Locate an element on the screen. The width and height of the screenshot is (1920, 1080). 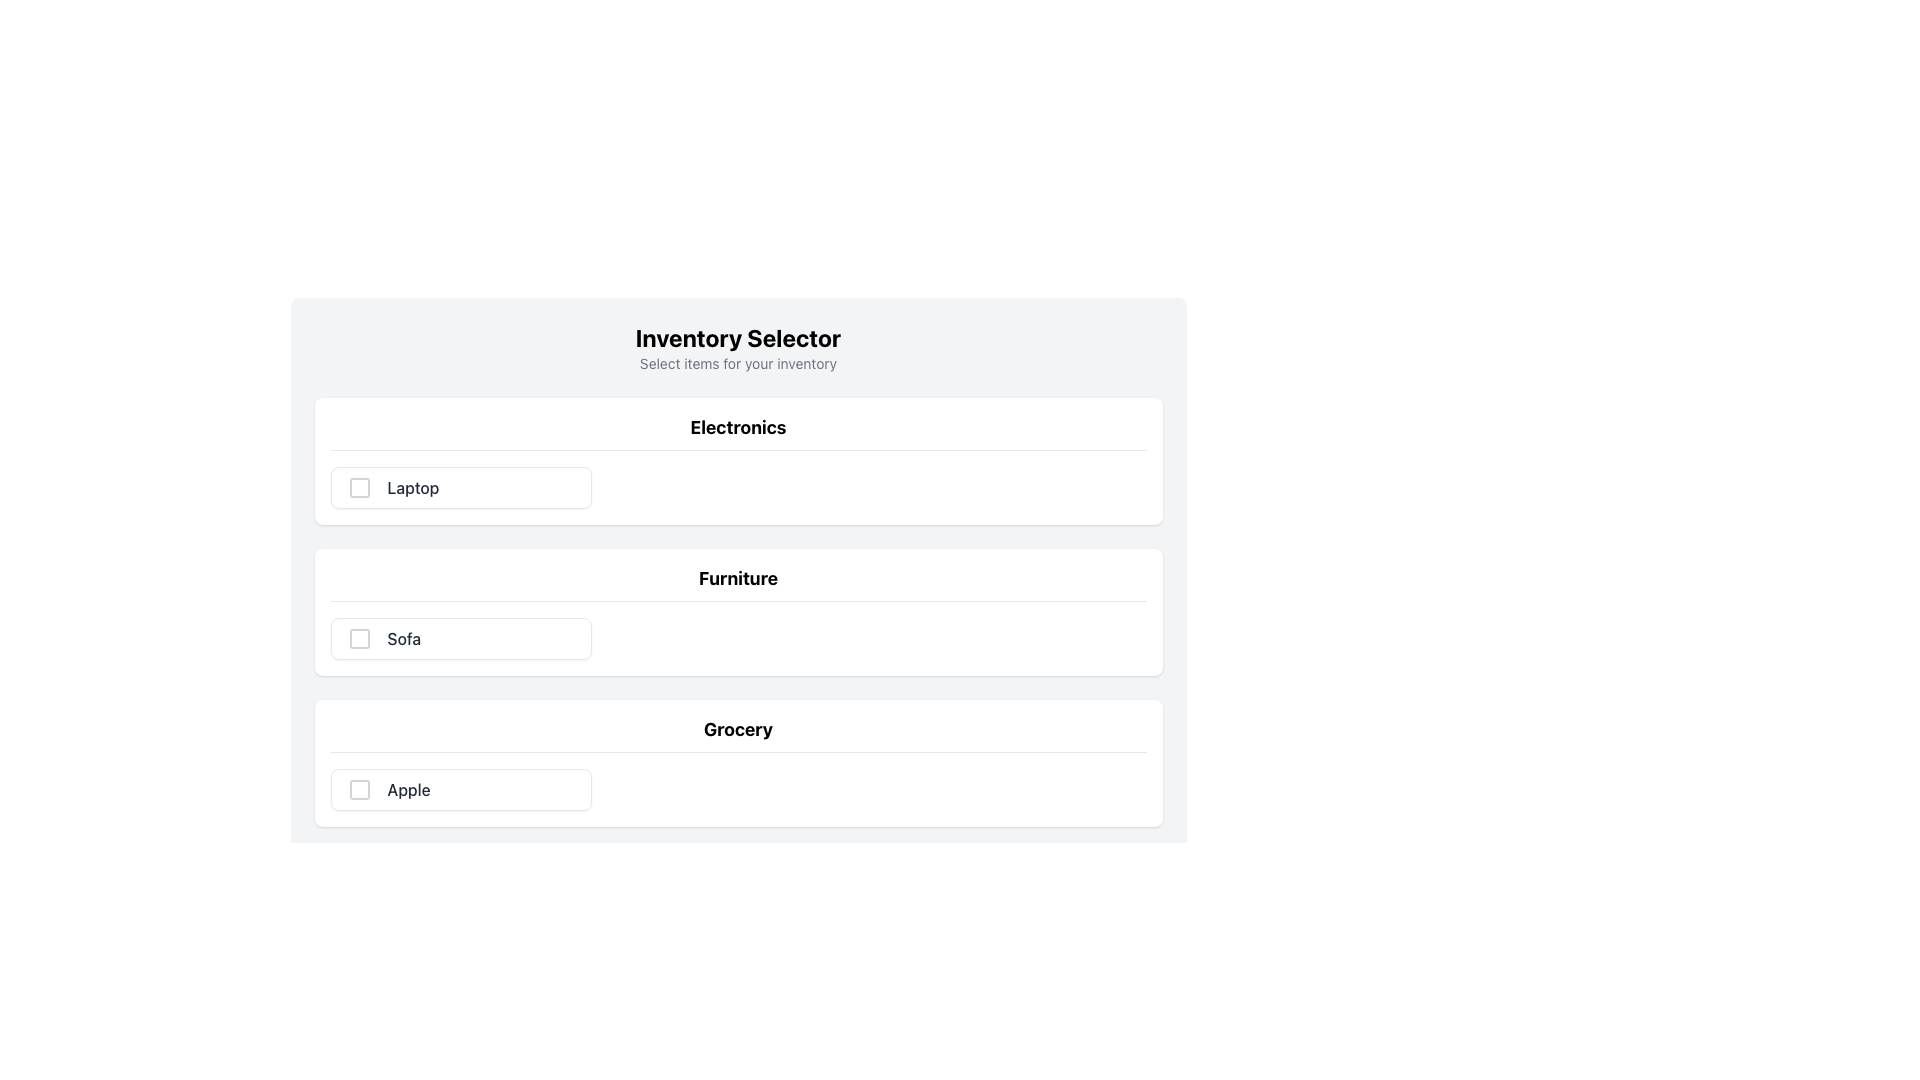
the checkbox located to the left of the 'Laptop' label is located at coordinates (359, 488).